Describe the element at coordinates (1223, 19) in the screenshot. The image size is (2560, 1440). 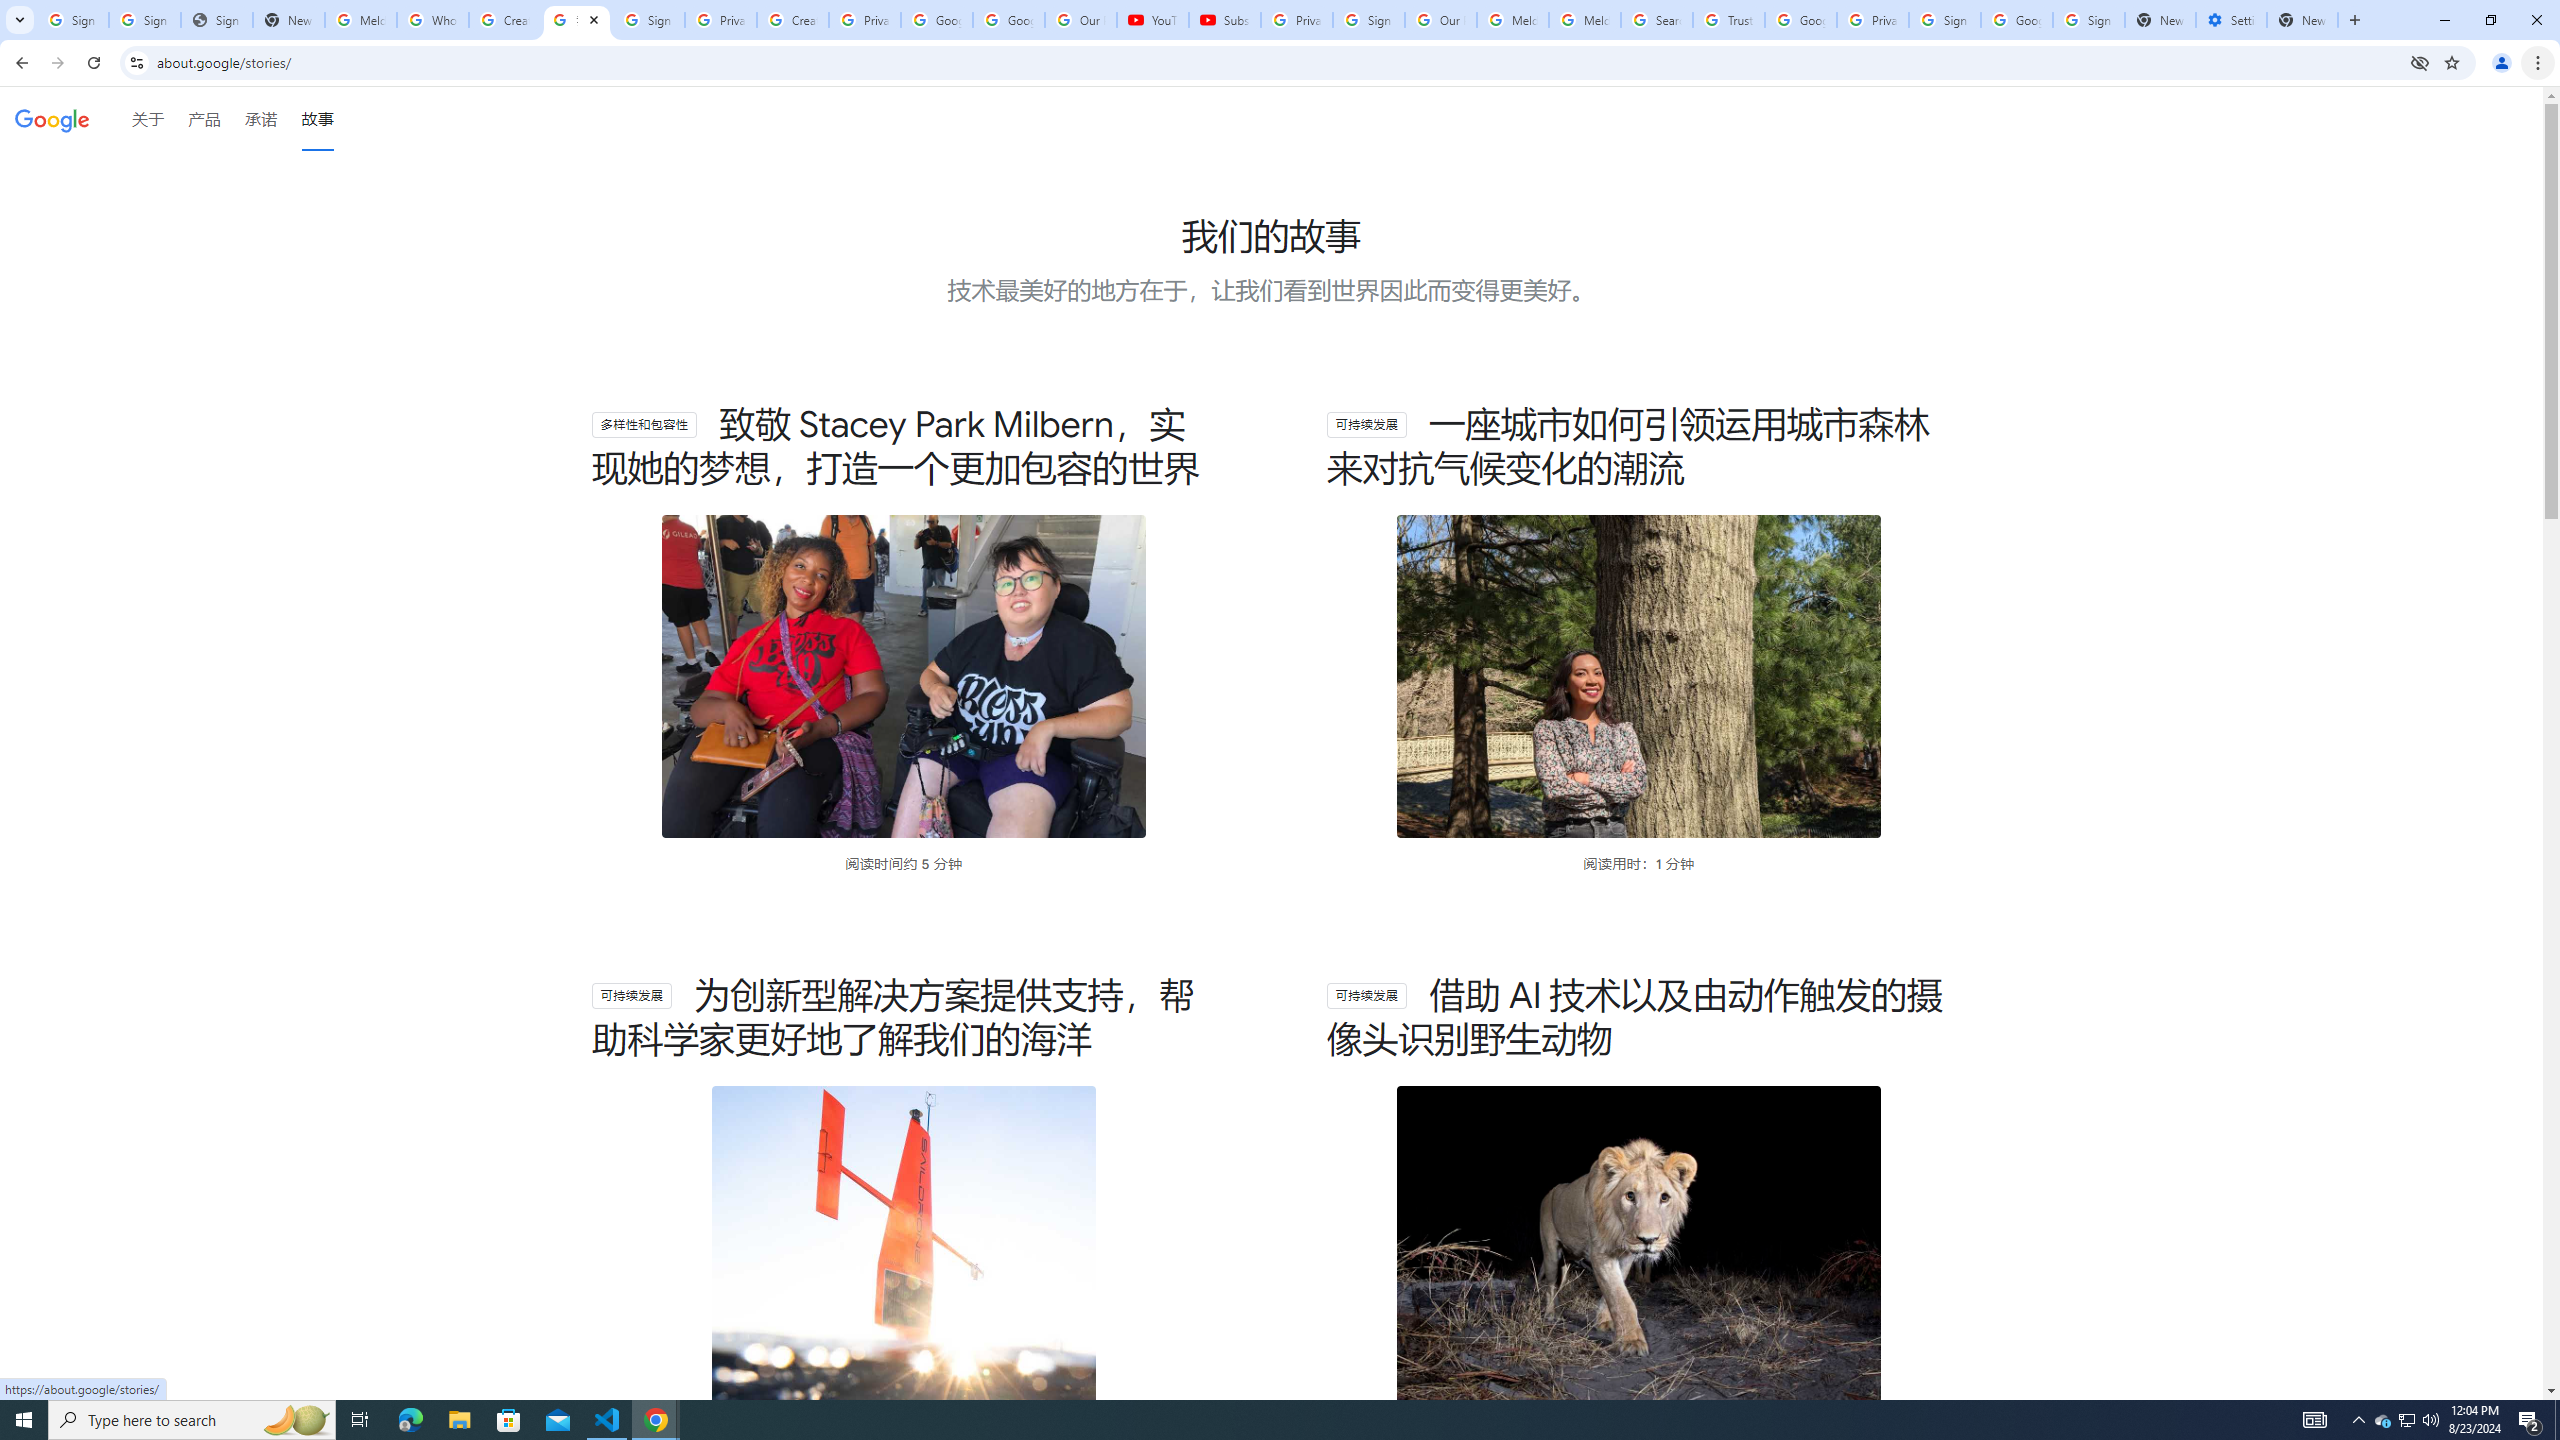
I see `'Subscriptions - YouTube'` at that location.